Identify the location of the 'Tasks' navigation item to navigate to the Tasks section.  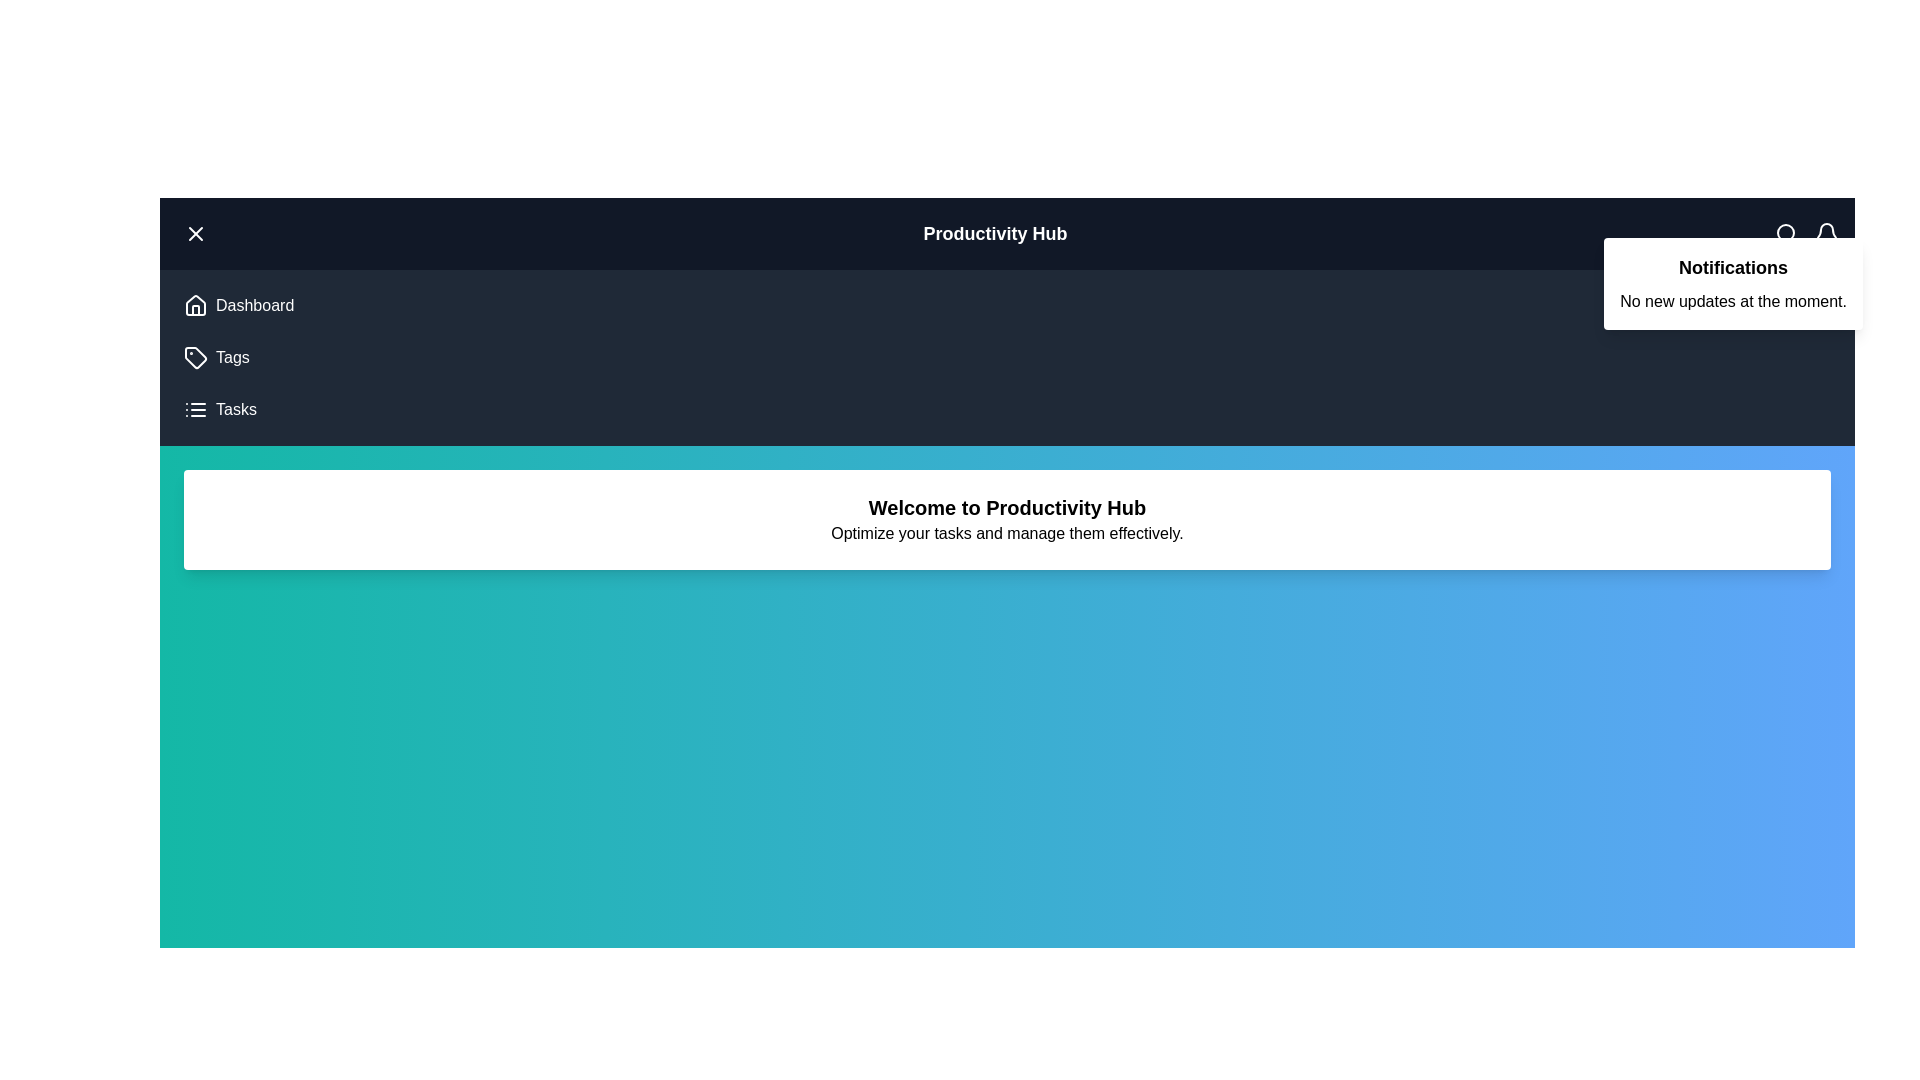
(235, 408).